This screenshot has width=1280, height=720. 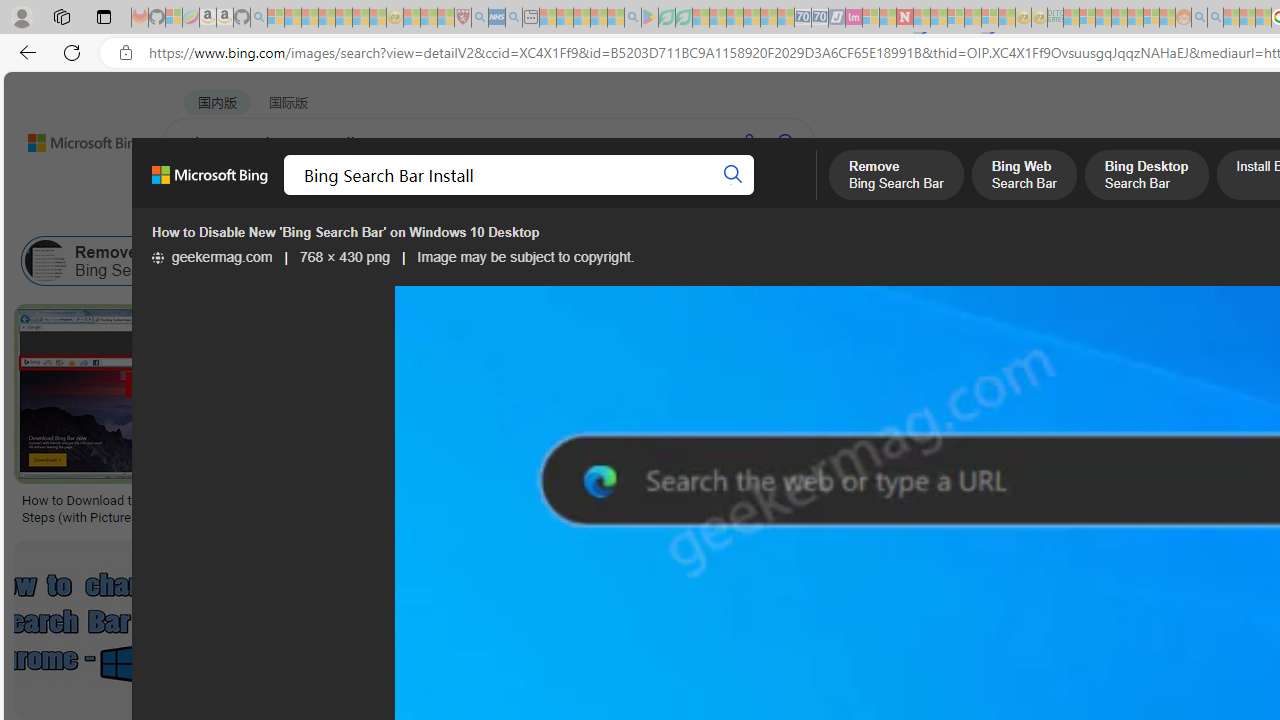 I want to click on 'MY BING', so click(x=275, y=195).